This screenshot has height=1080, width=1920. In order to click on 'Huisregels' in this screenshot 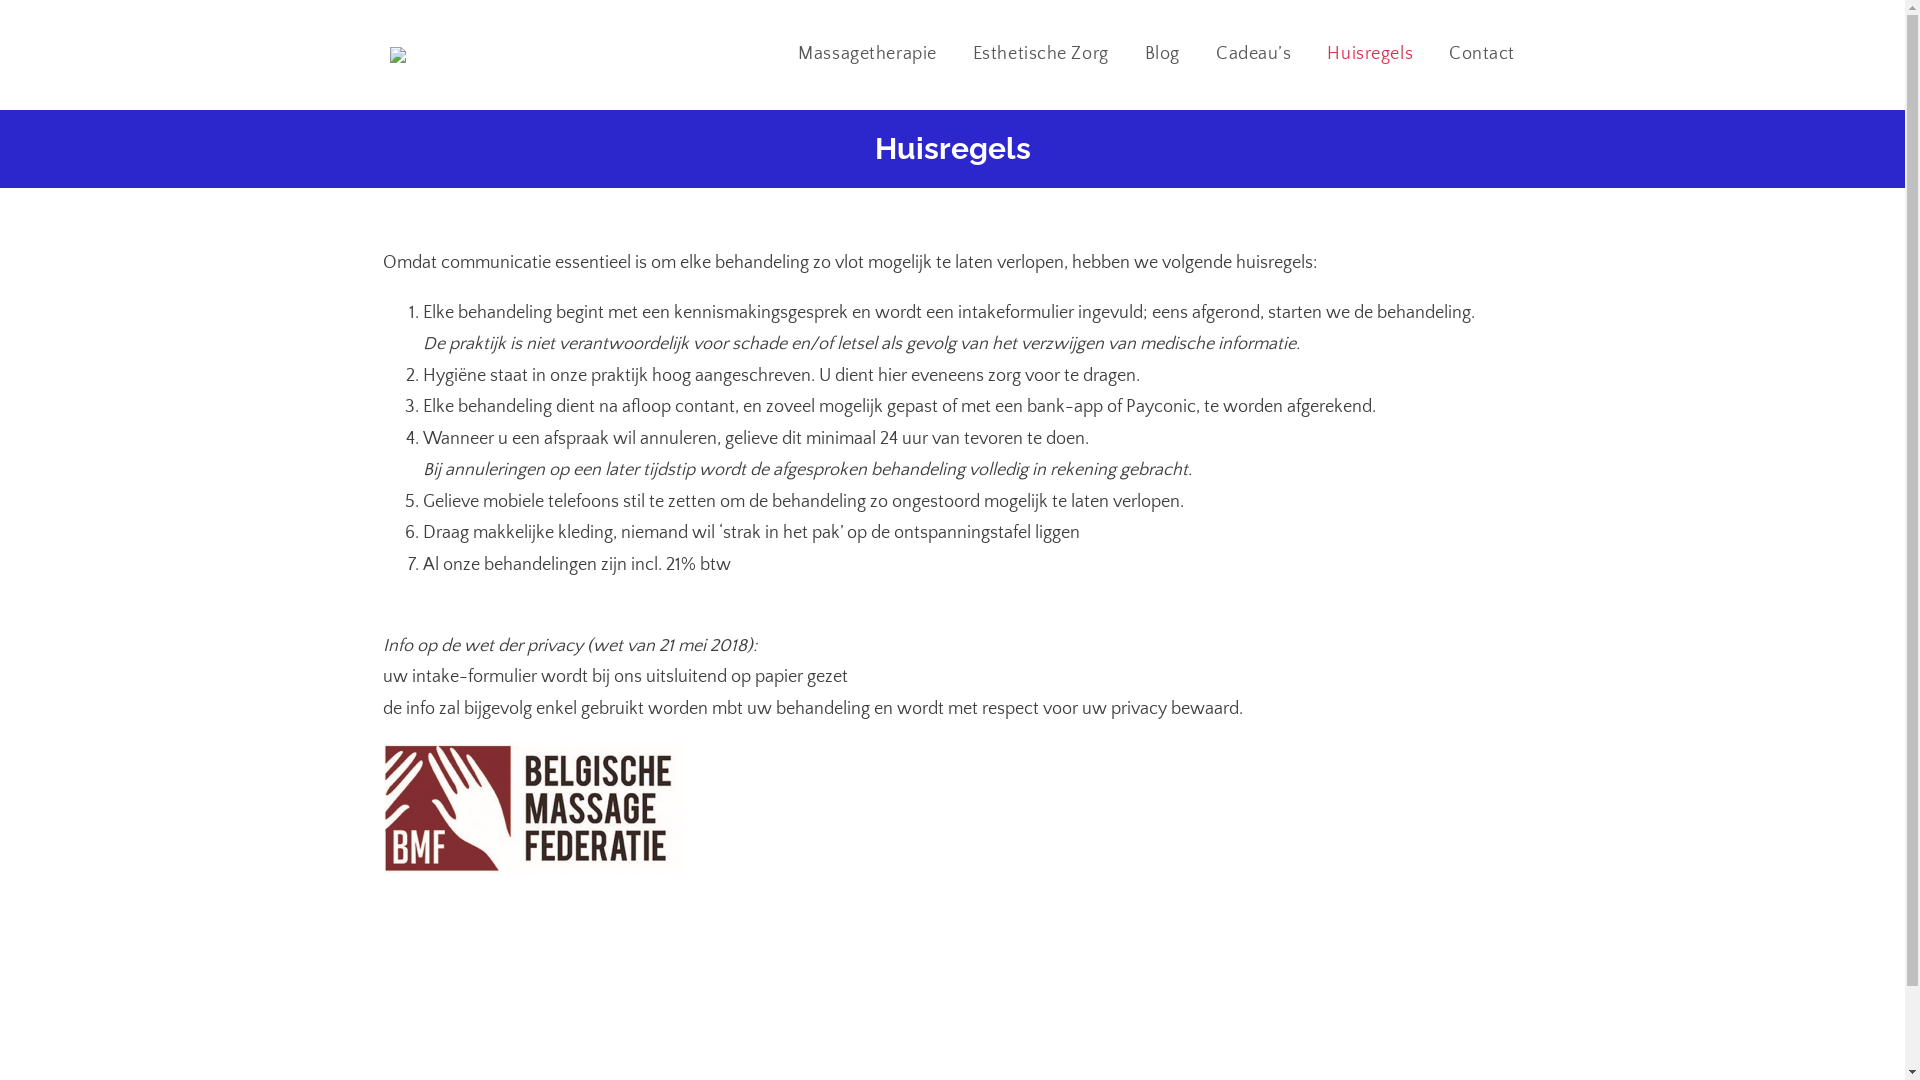, I will do `click(1368, 53)`.